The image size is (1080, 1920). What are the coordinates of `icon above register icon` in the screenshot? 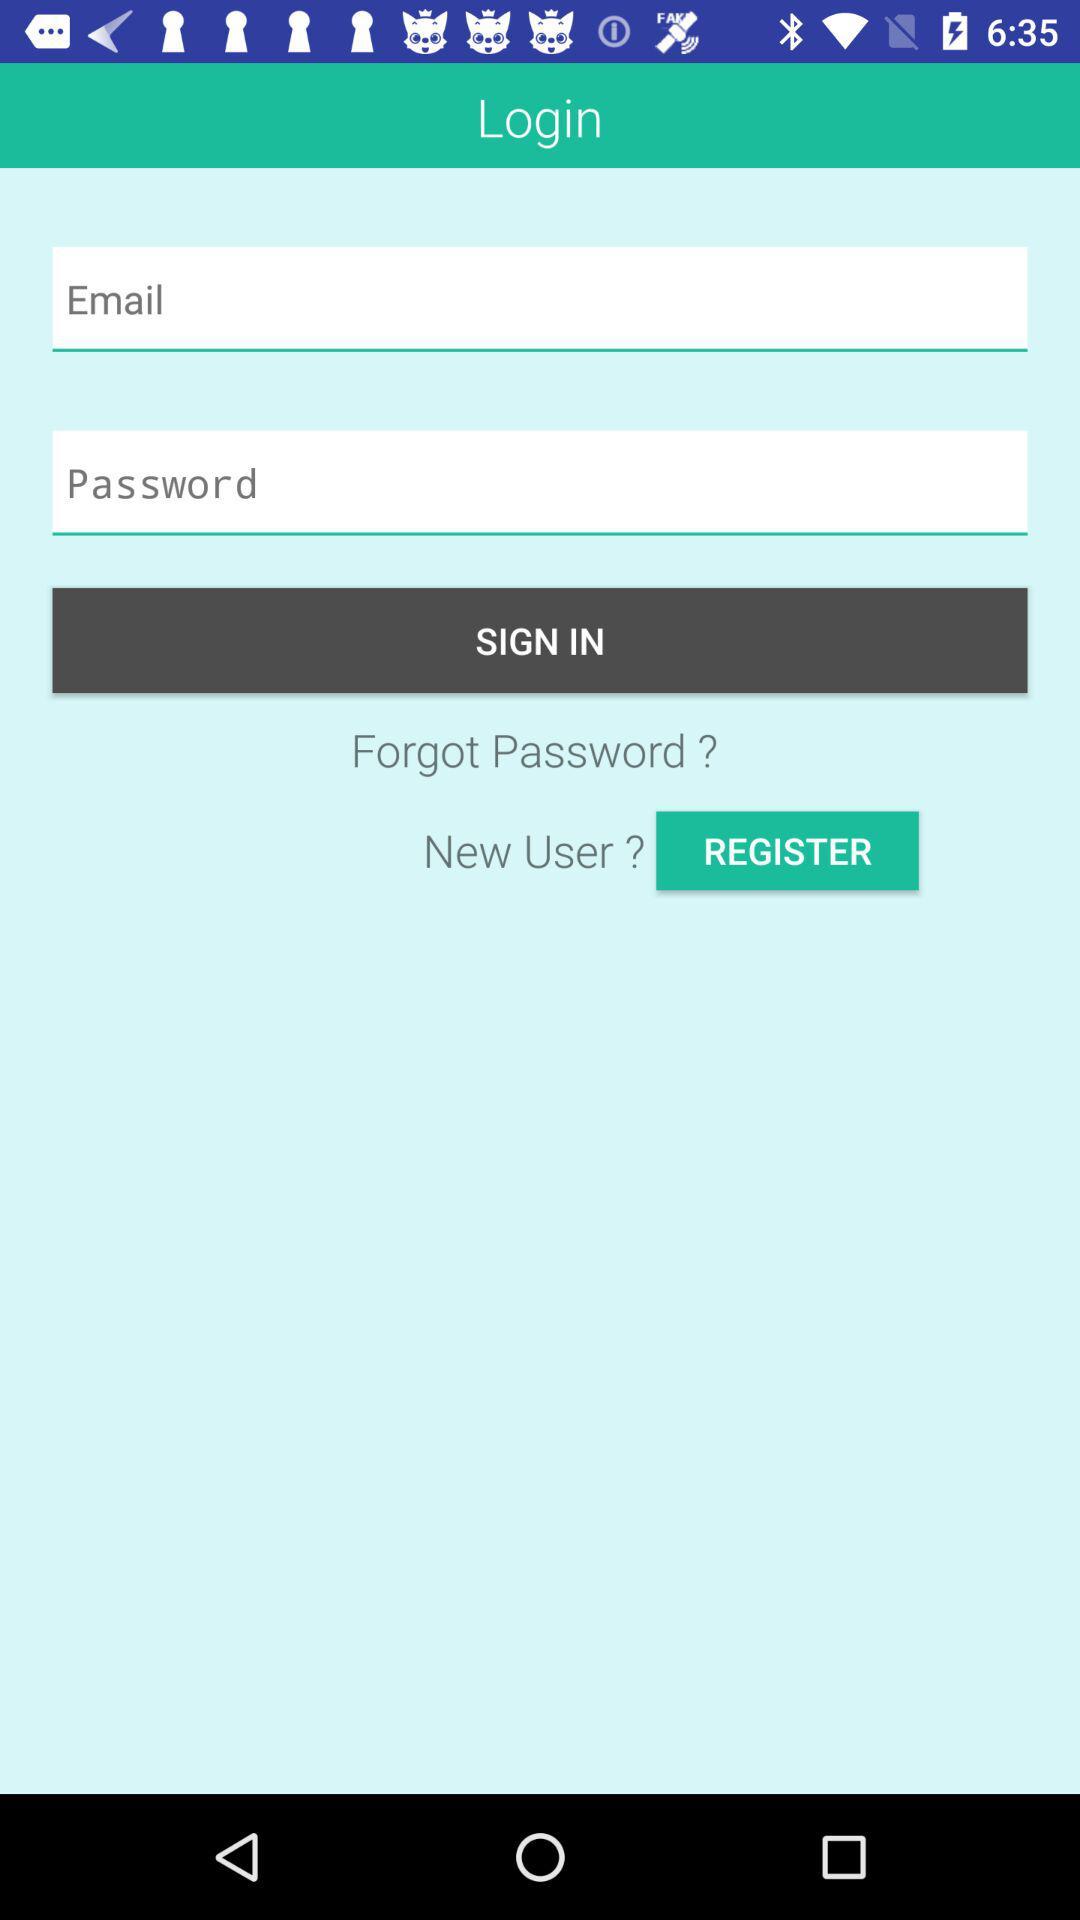 It's located at (540, 748).